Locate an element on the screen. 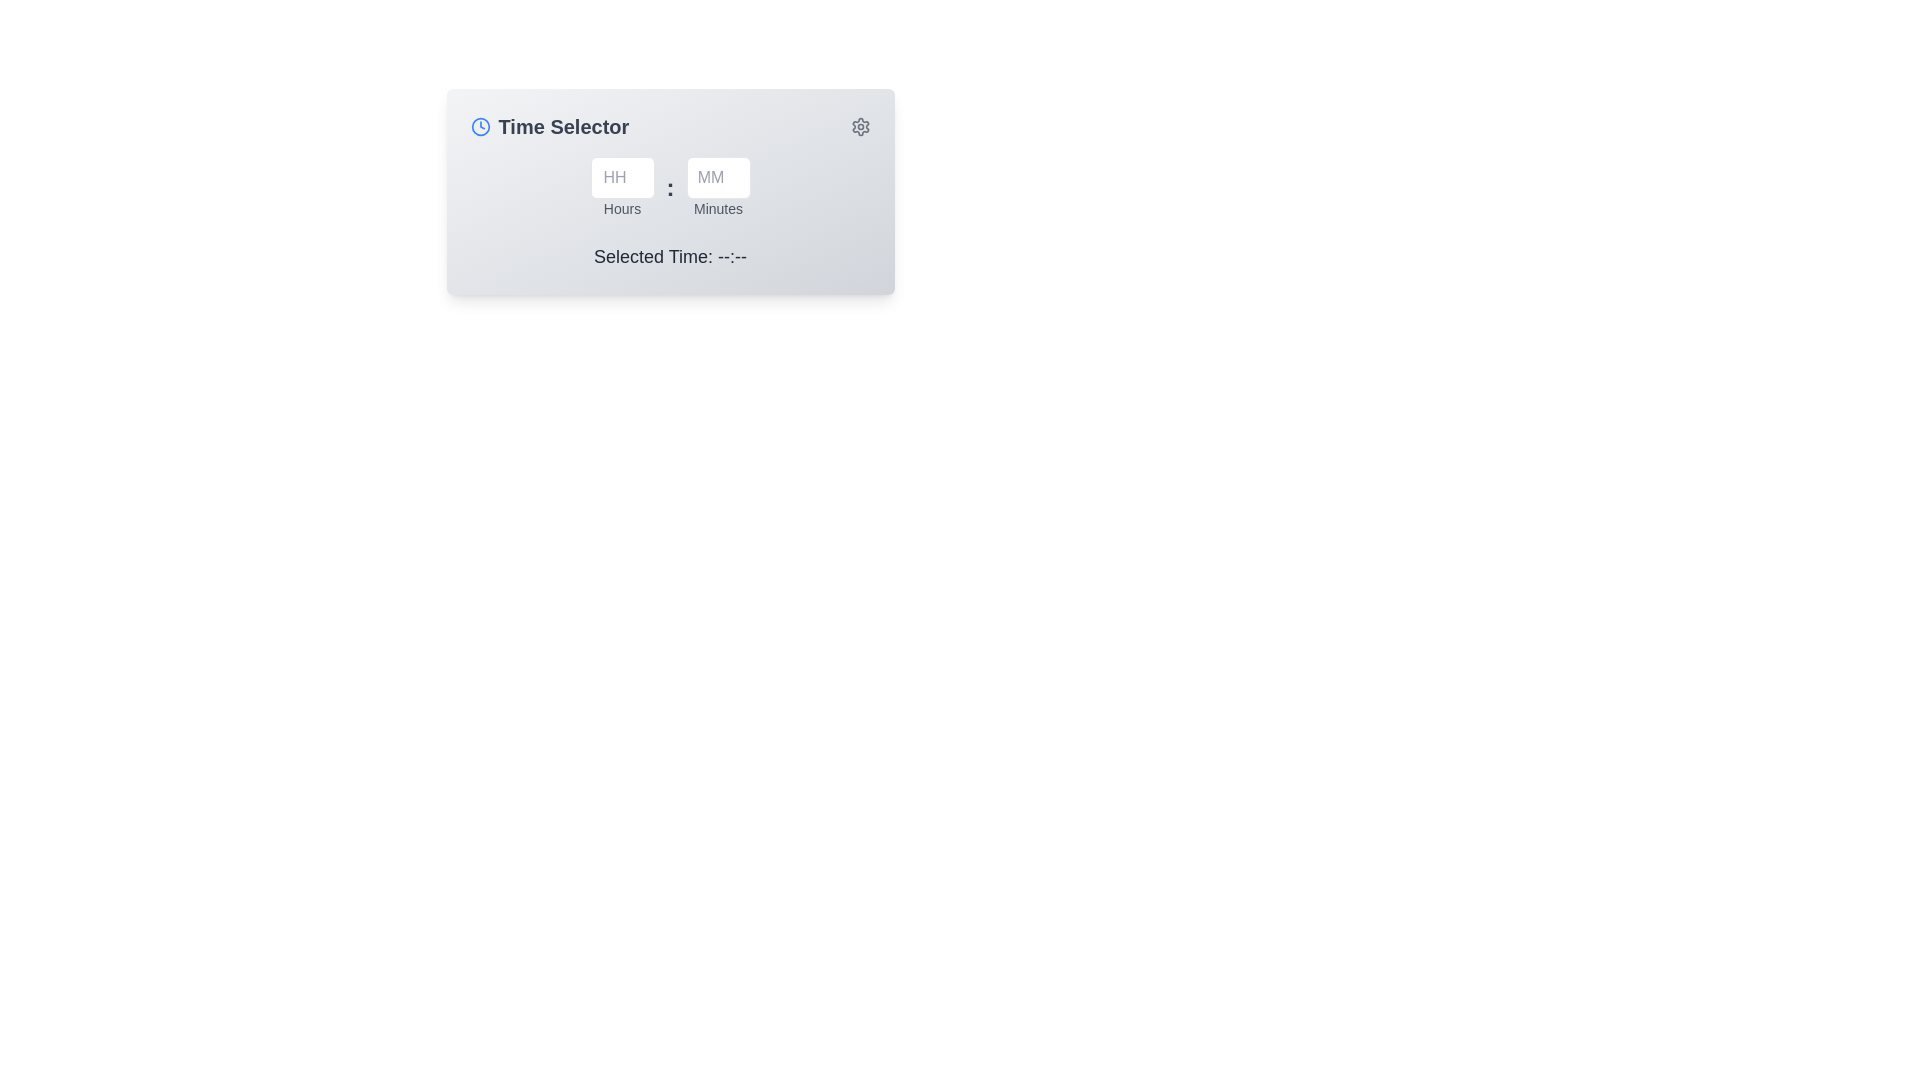 The height and width of the screenshot is (1080, 1920). the circular part of the clock icon in the SVG image, which is located to the left of the 'Time Selector' title is located at coordinates (480, 127).